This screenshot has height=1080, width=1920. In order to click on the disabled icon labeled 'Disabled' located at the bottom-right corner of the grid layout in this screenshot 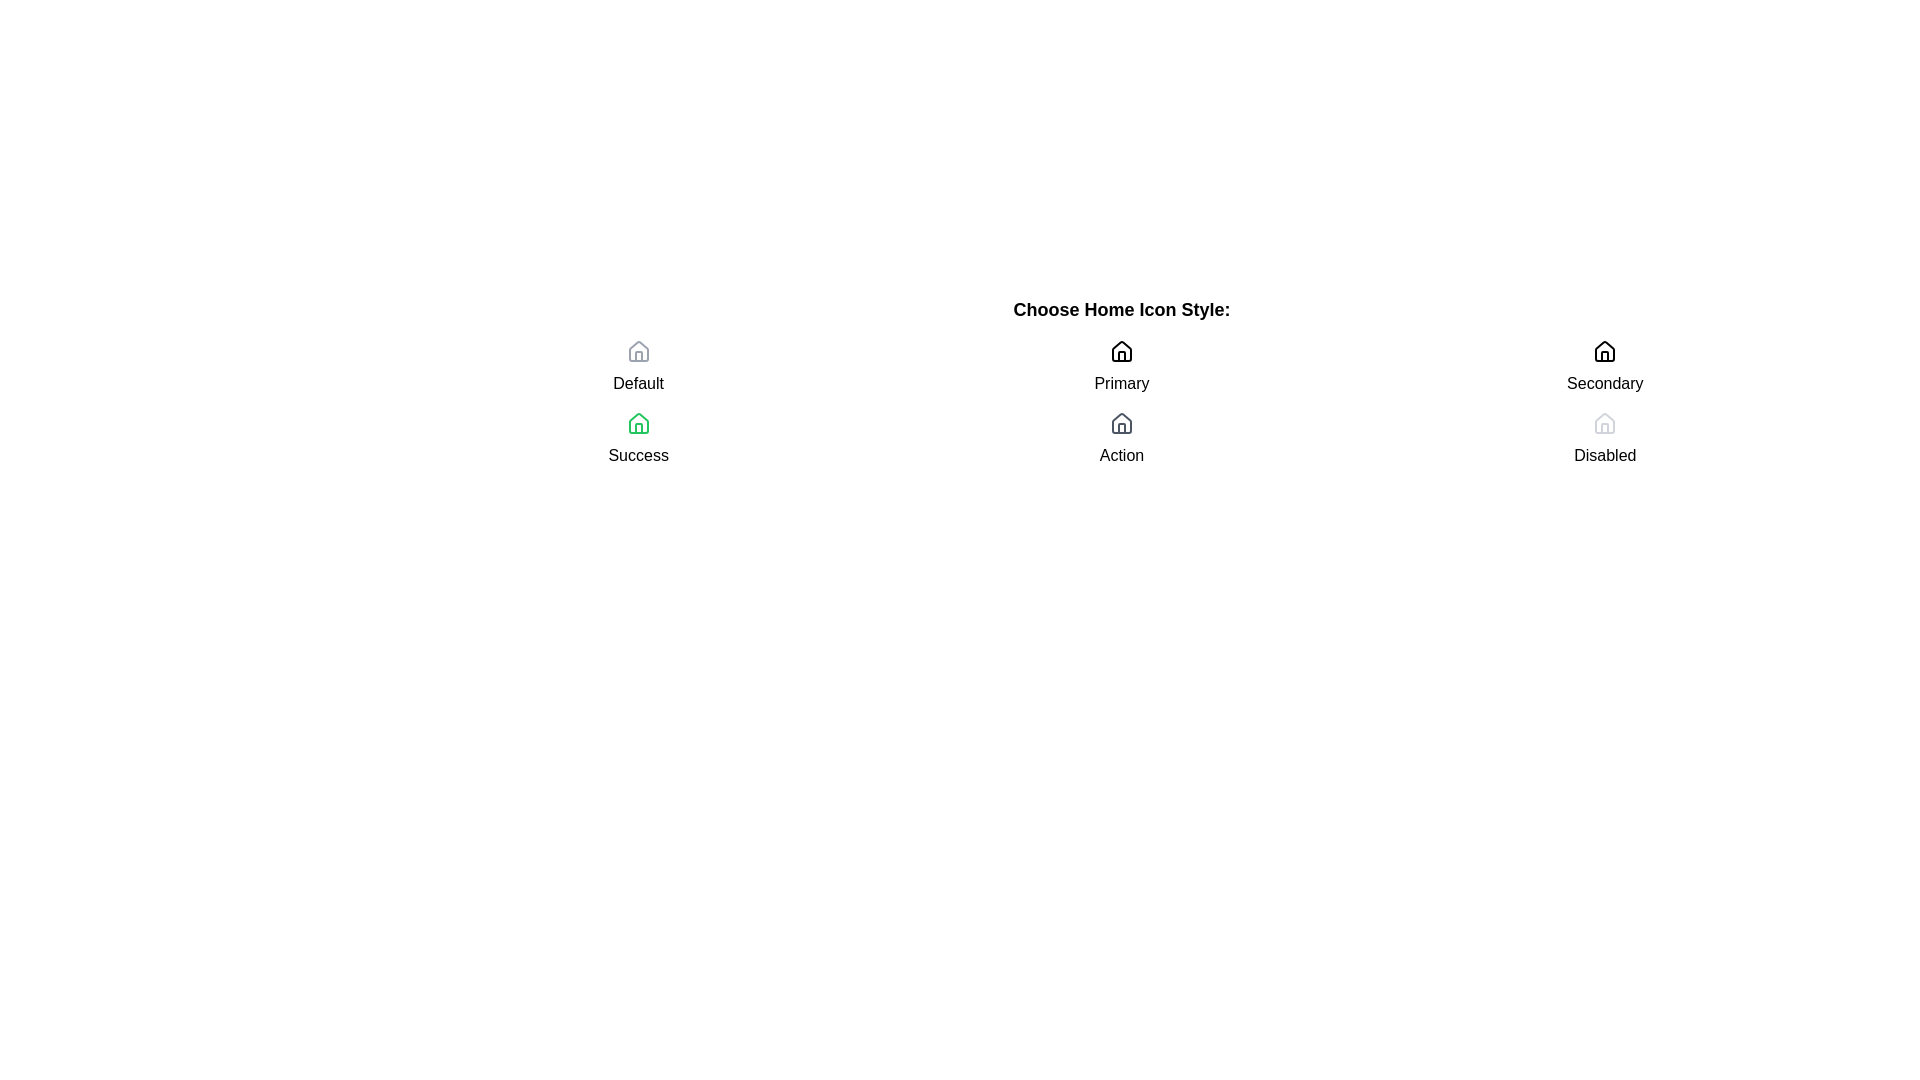, I will do `click(1605, 438)`.